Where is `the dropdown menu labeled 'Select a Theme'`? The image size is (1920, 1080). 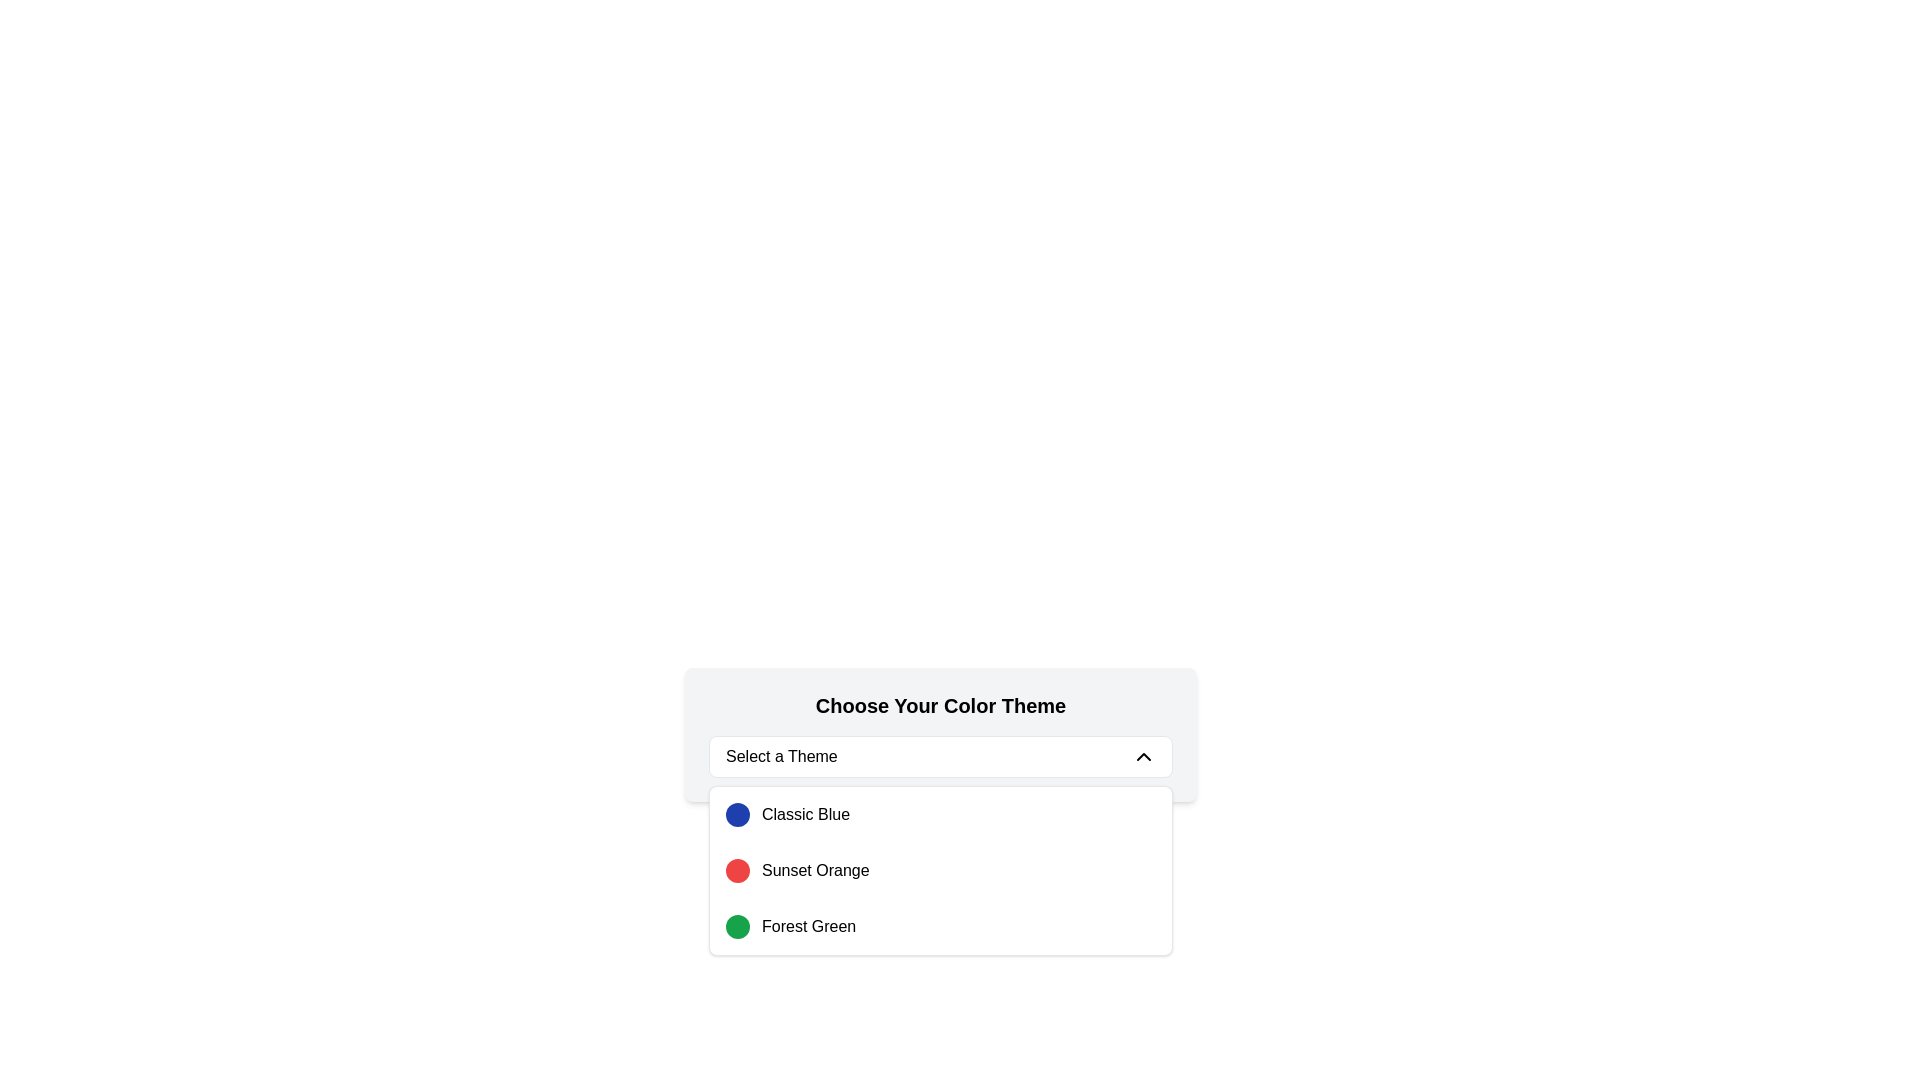 the dropdown menu labeled 'Select a Theme' is located at coordinates (939, 756).